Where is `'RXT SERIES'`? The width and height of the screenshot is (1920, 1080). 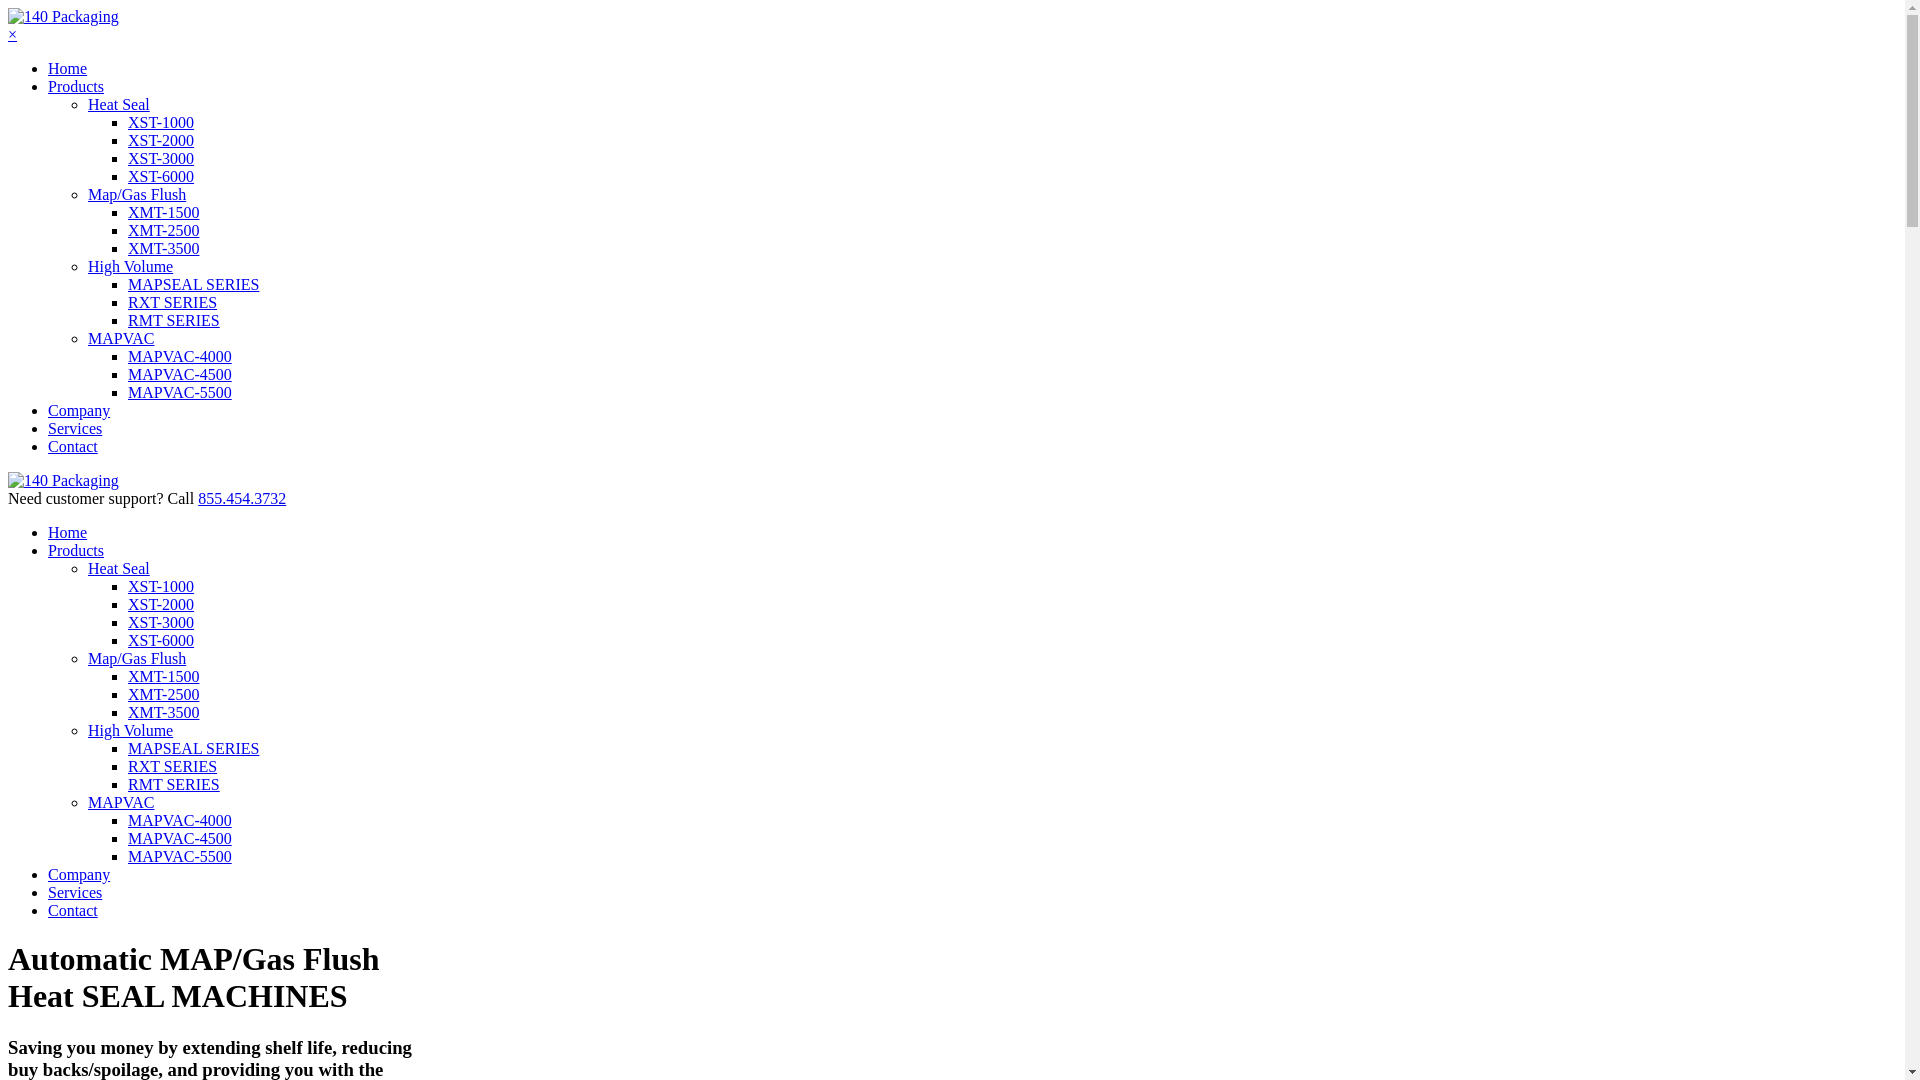
'RXT SERIES' is located at coordinates (127, 765).